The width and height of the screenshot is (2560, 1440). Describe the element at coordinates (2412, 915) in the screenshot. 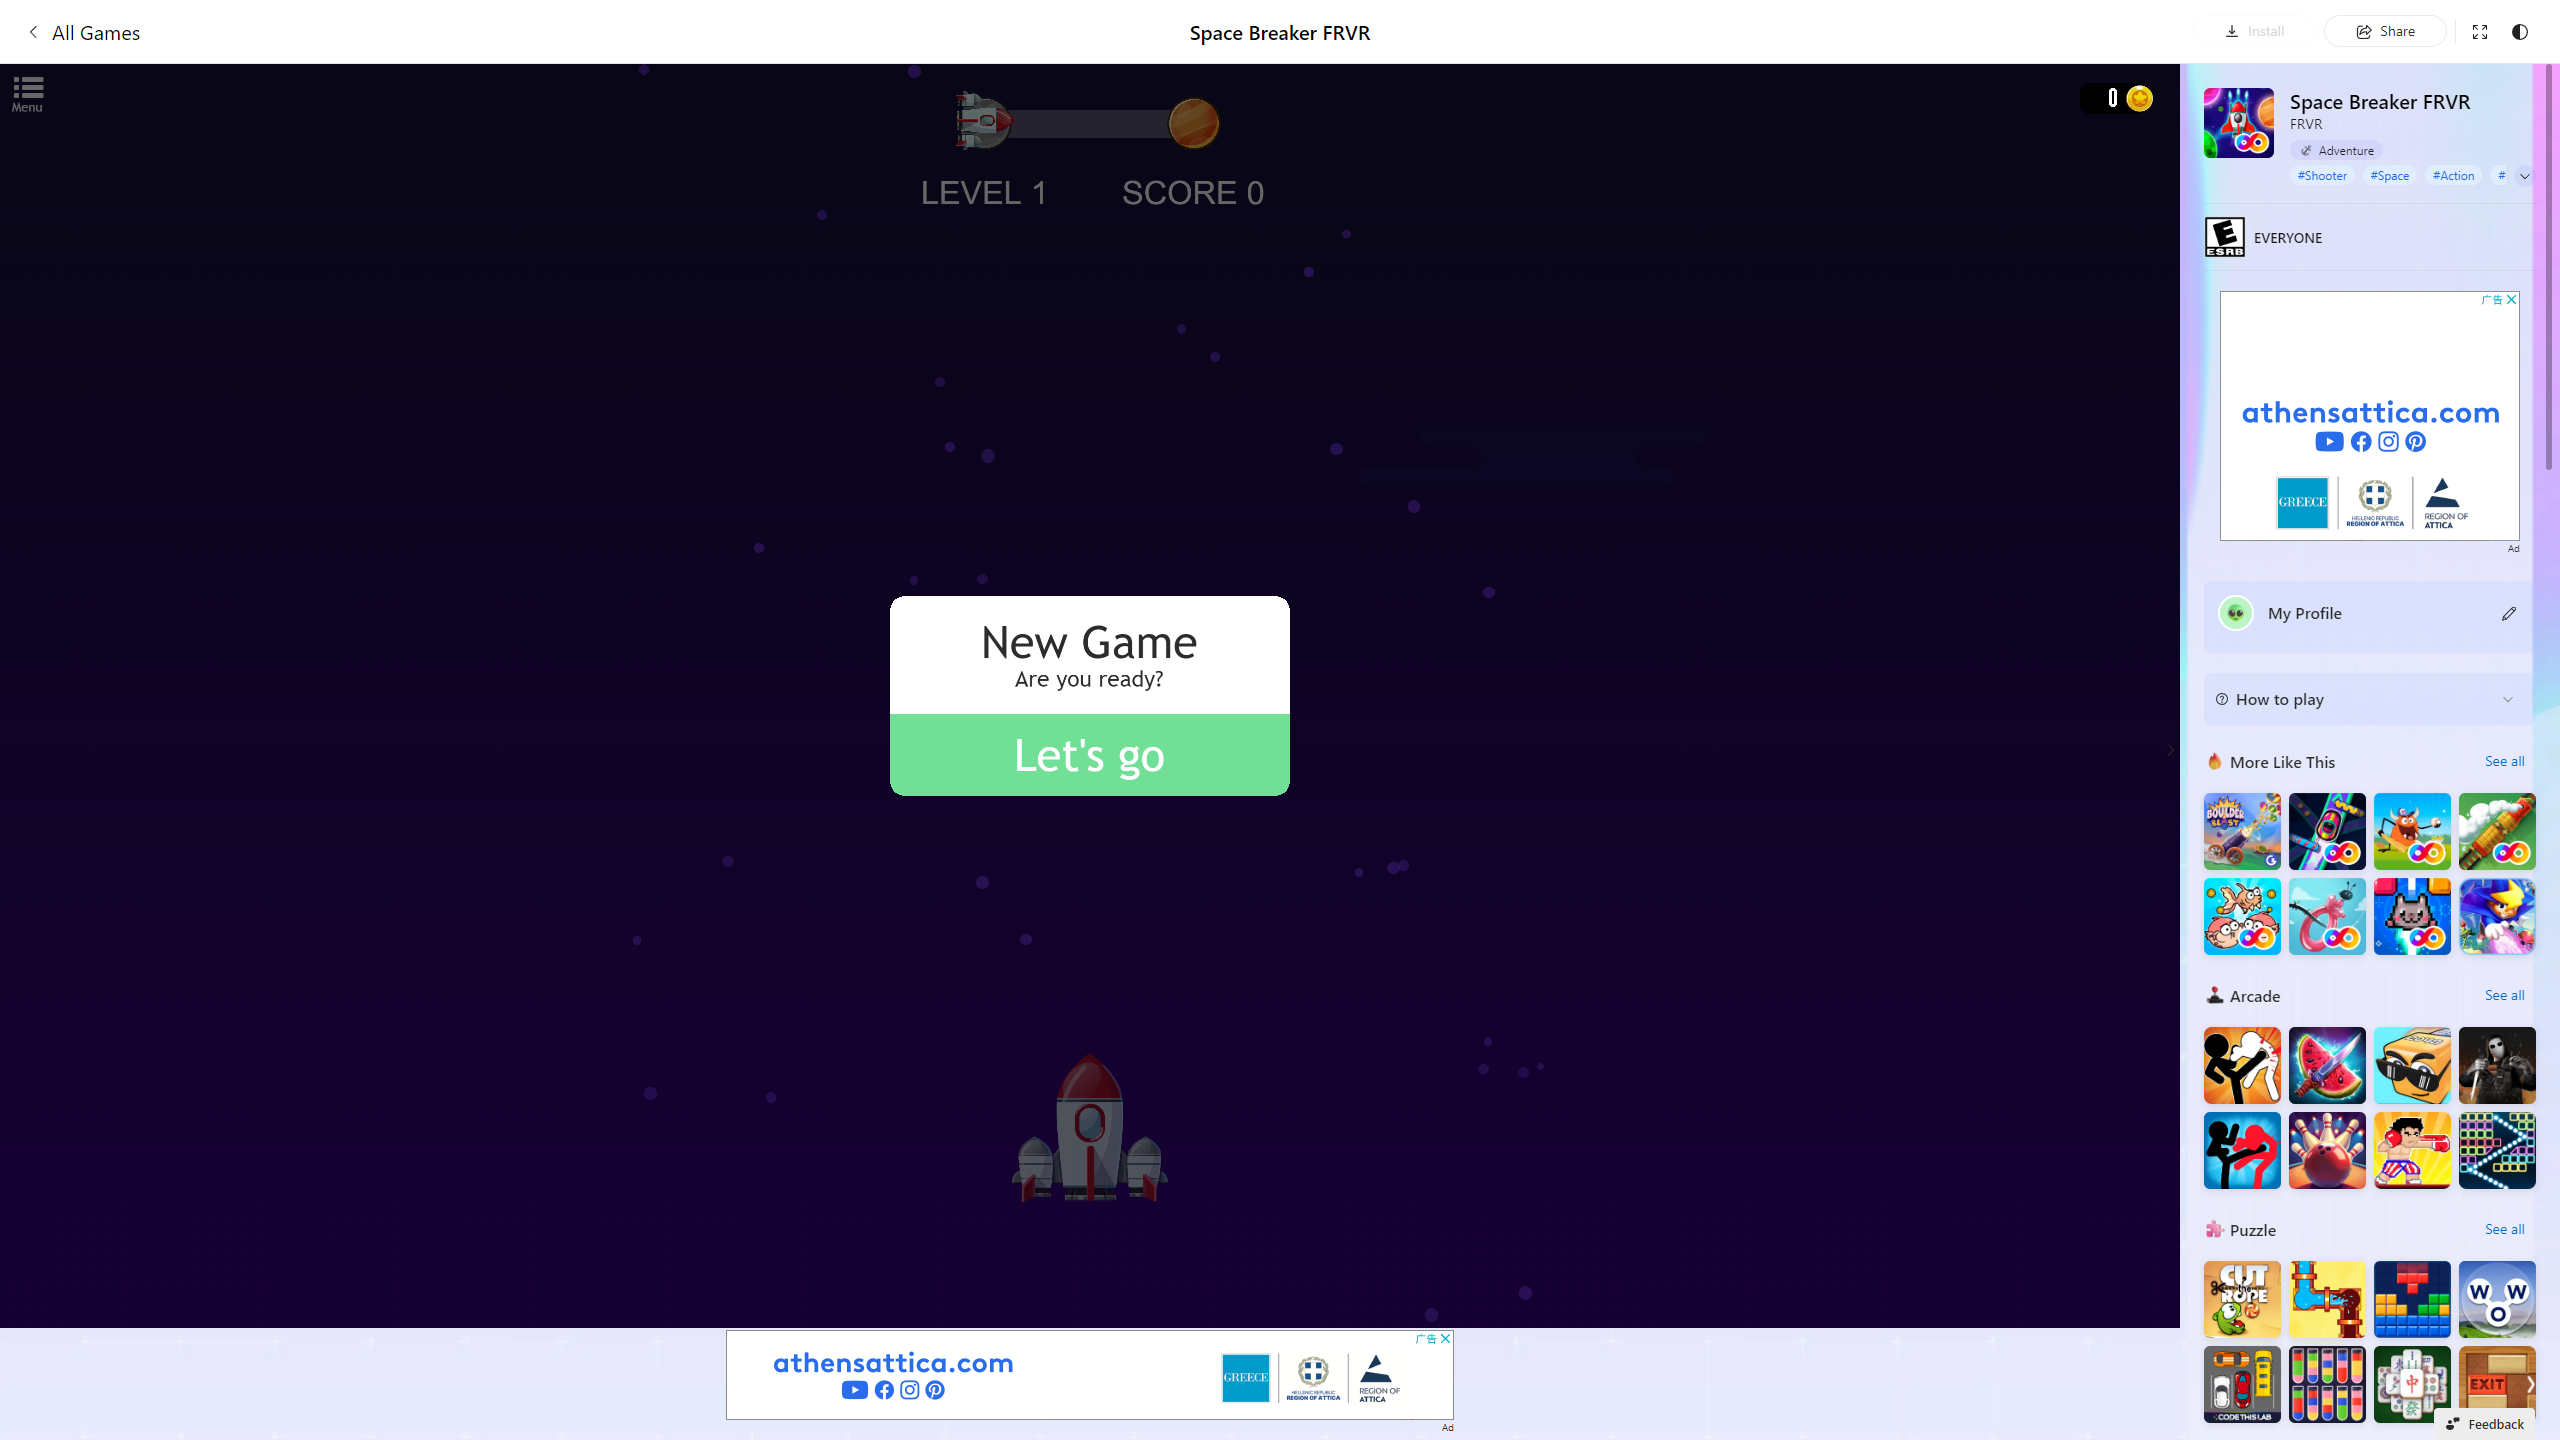

I see `'Kitten Force FRVR'` at that location.